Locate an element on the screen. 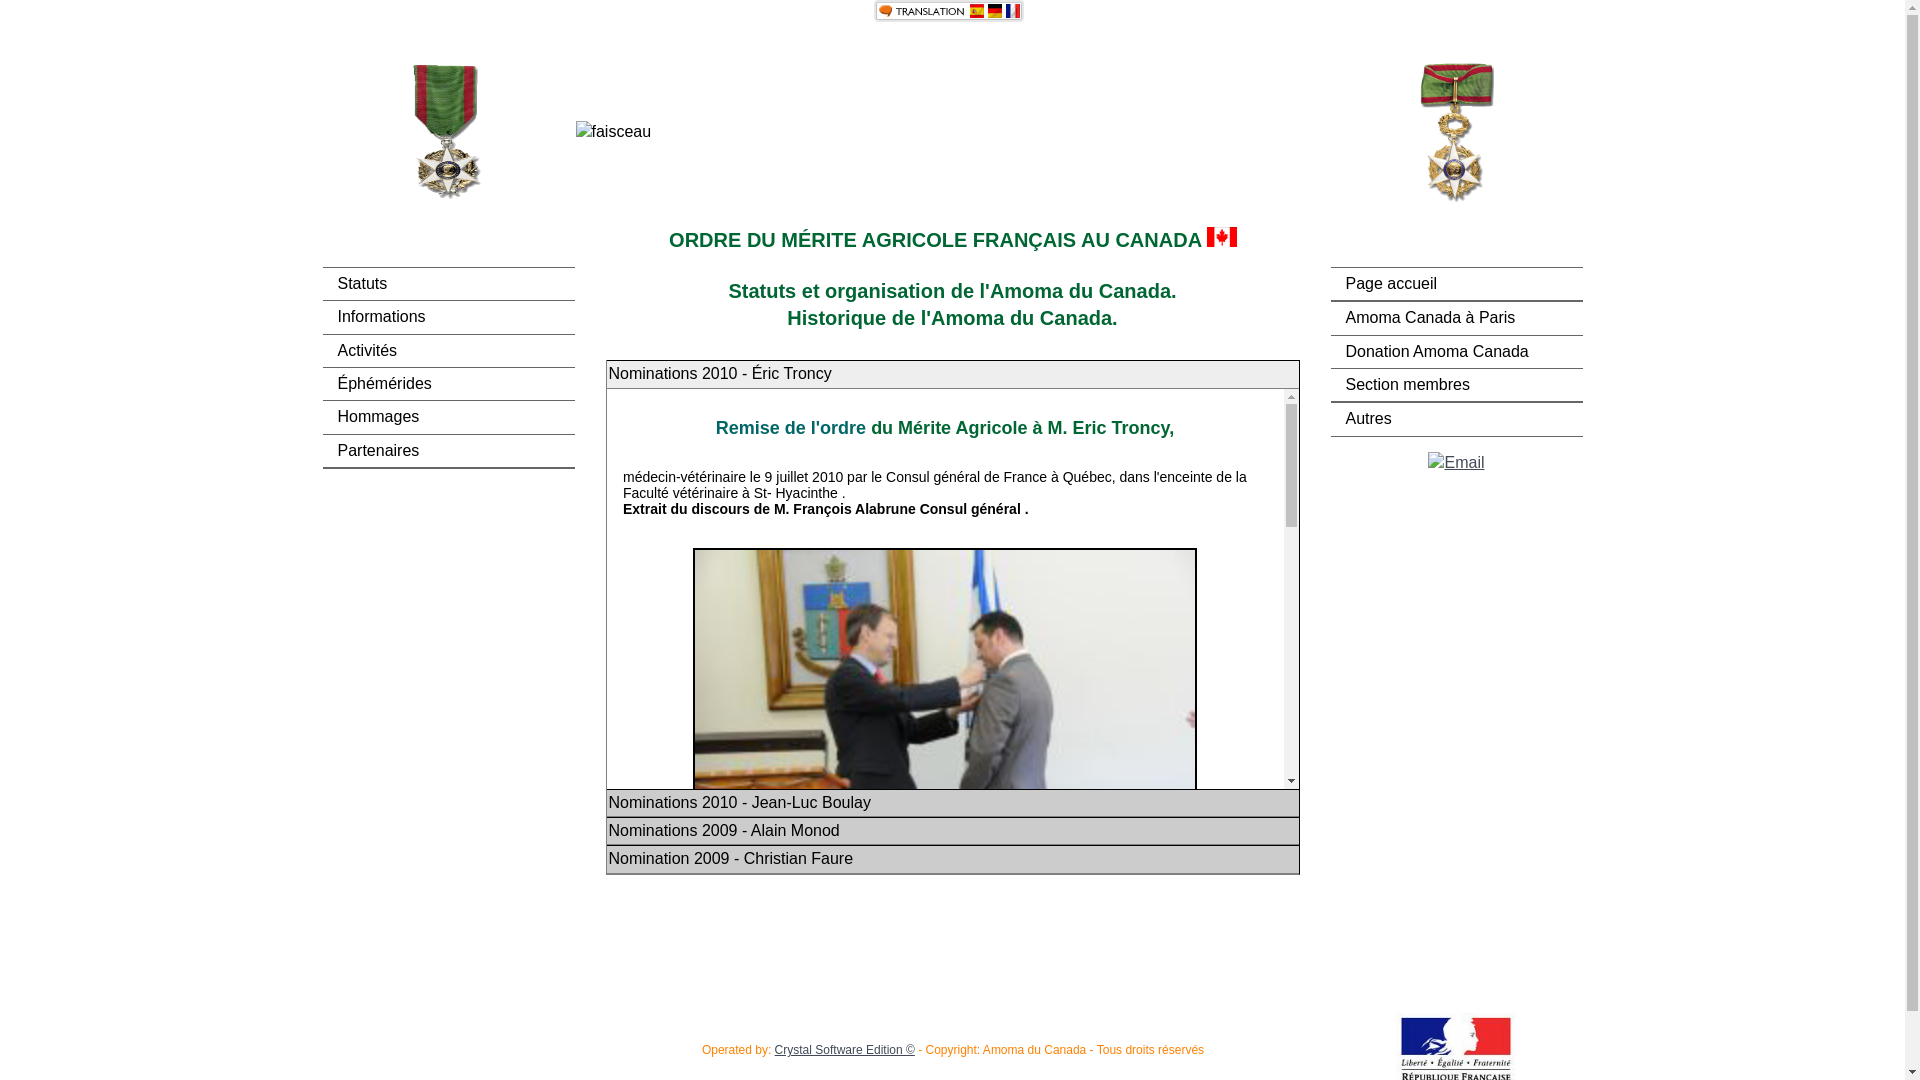 This screenshot has height=1080, width=1920. 'Informations' is located at coordinates (446, 315).